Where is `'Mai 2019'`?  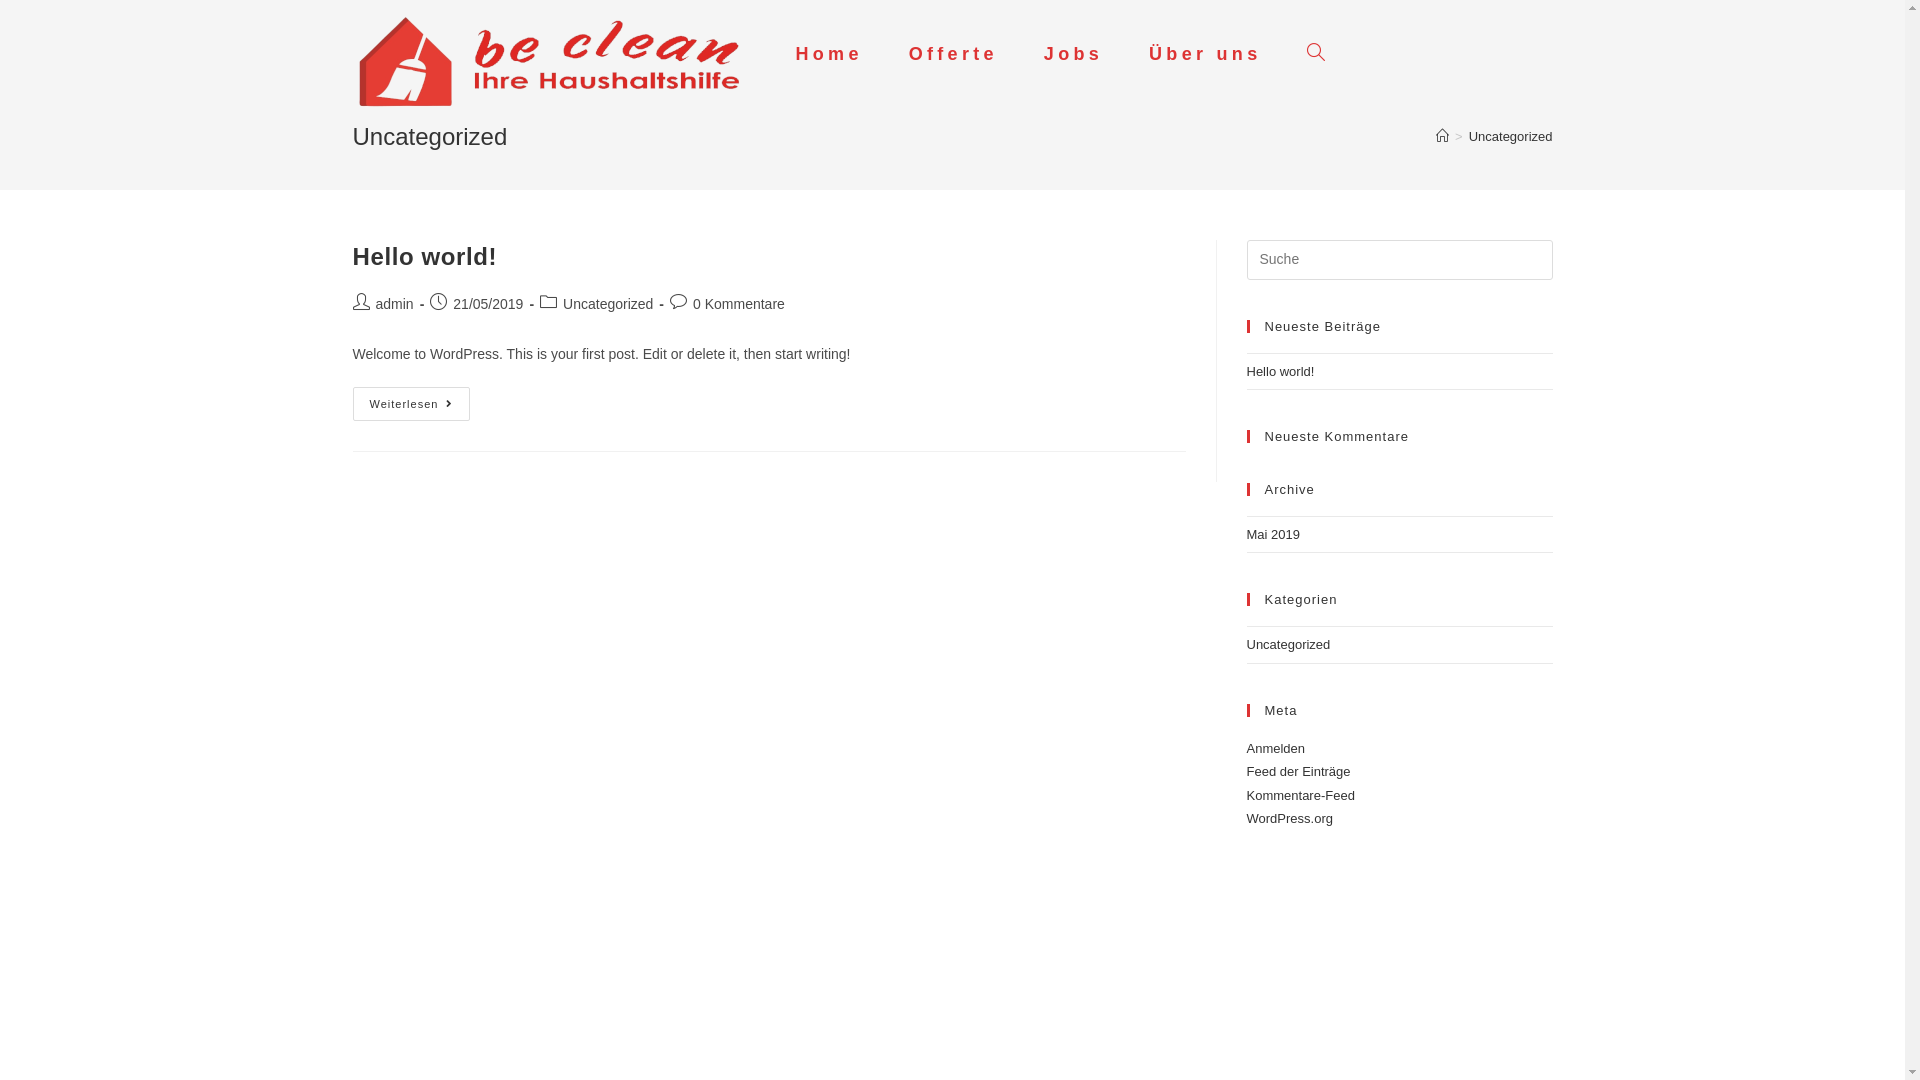
'Mai 2019' is located at coordinates (1245, 533).